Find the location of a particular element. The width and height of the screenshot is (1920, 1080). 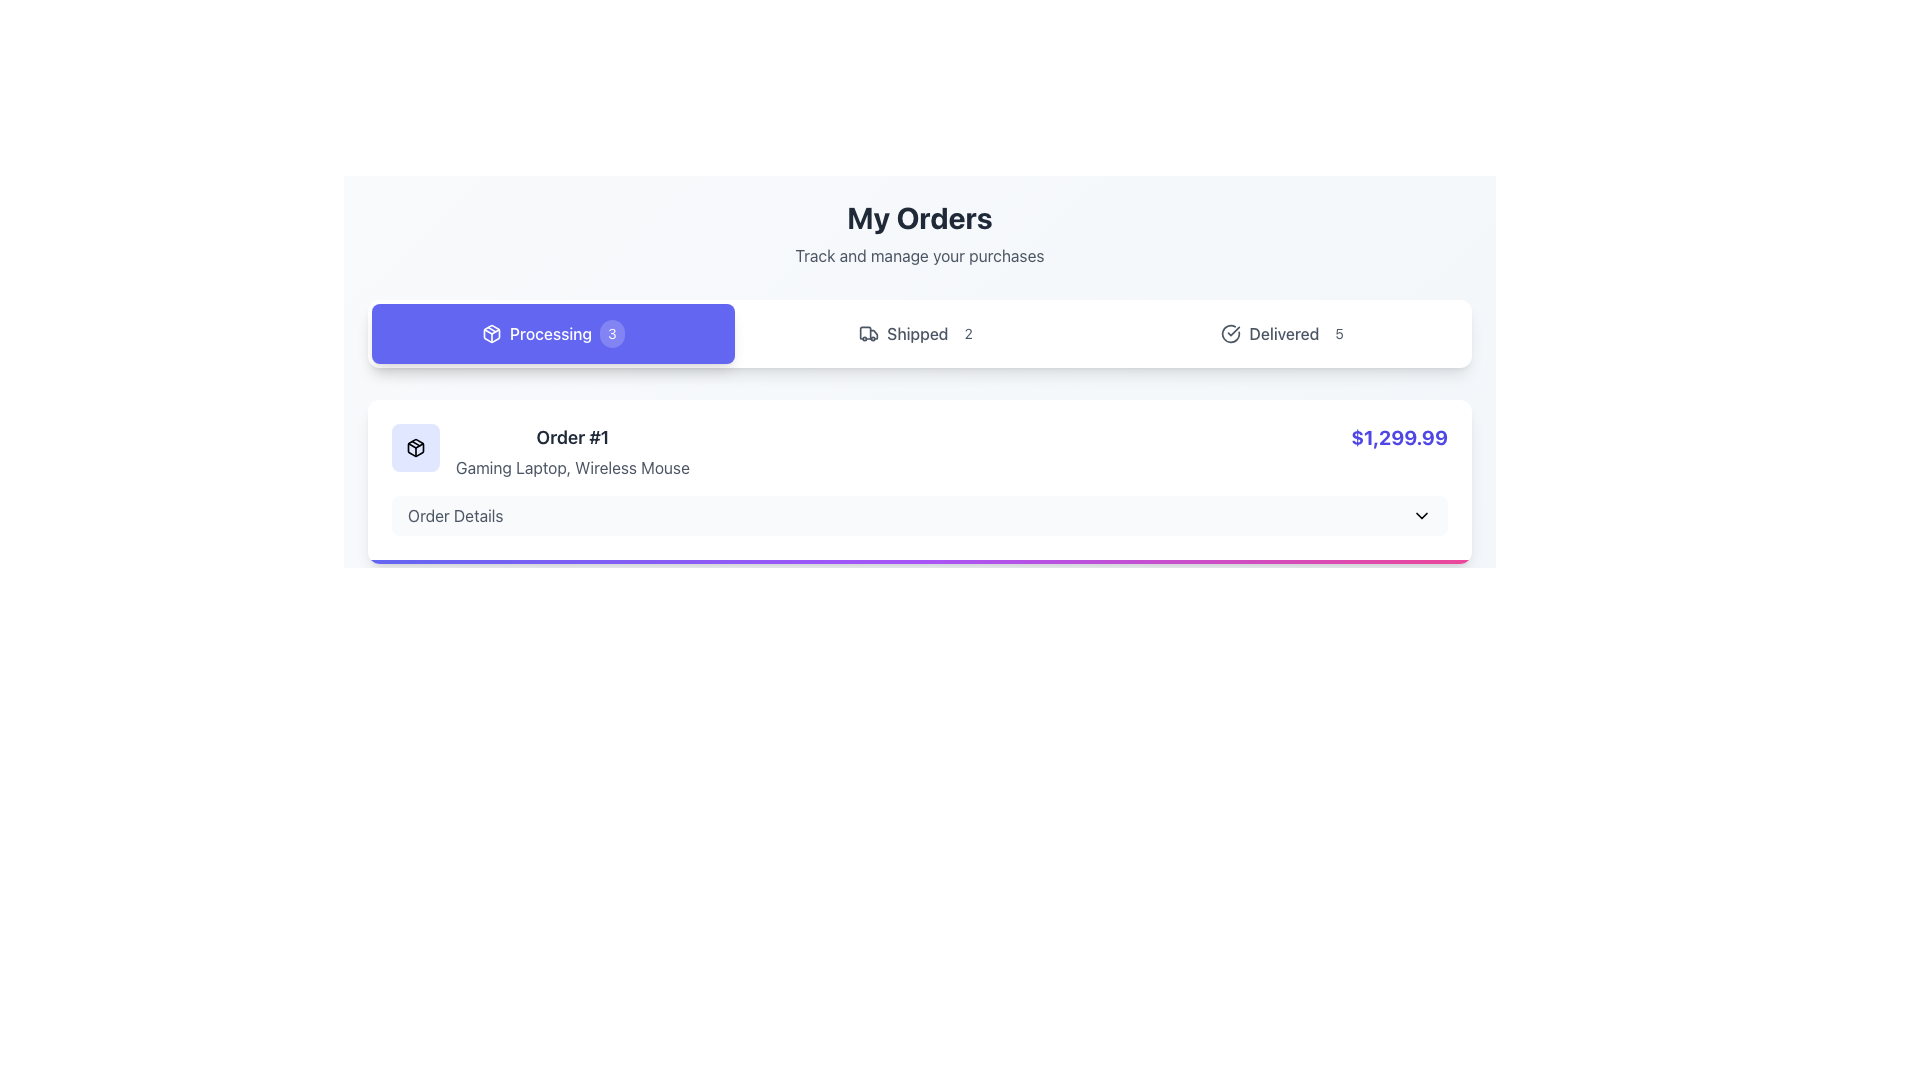

the static text label that provides a quick overview of the products associated with Order #1, located below the 'Order #1' heading and above the 'Order Details' link is located at coordinates (571, 467).